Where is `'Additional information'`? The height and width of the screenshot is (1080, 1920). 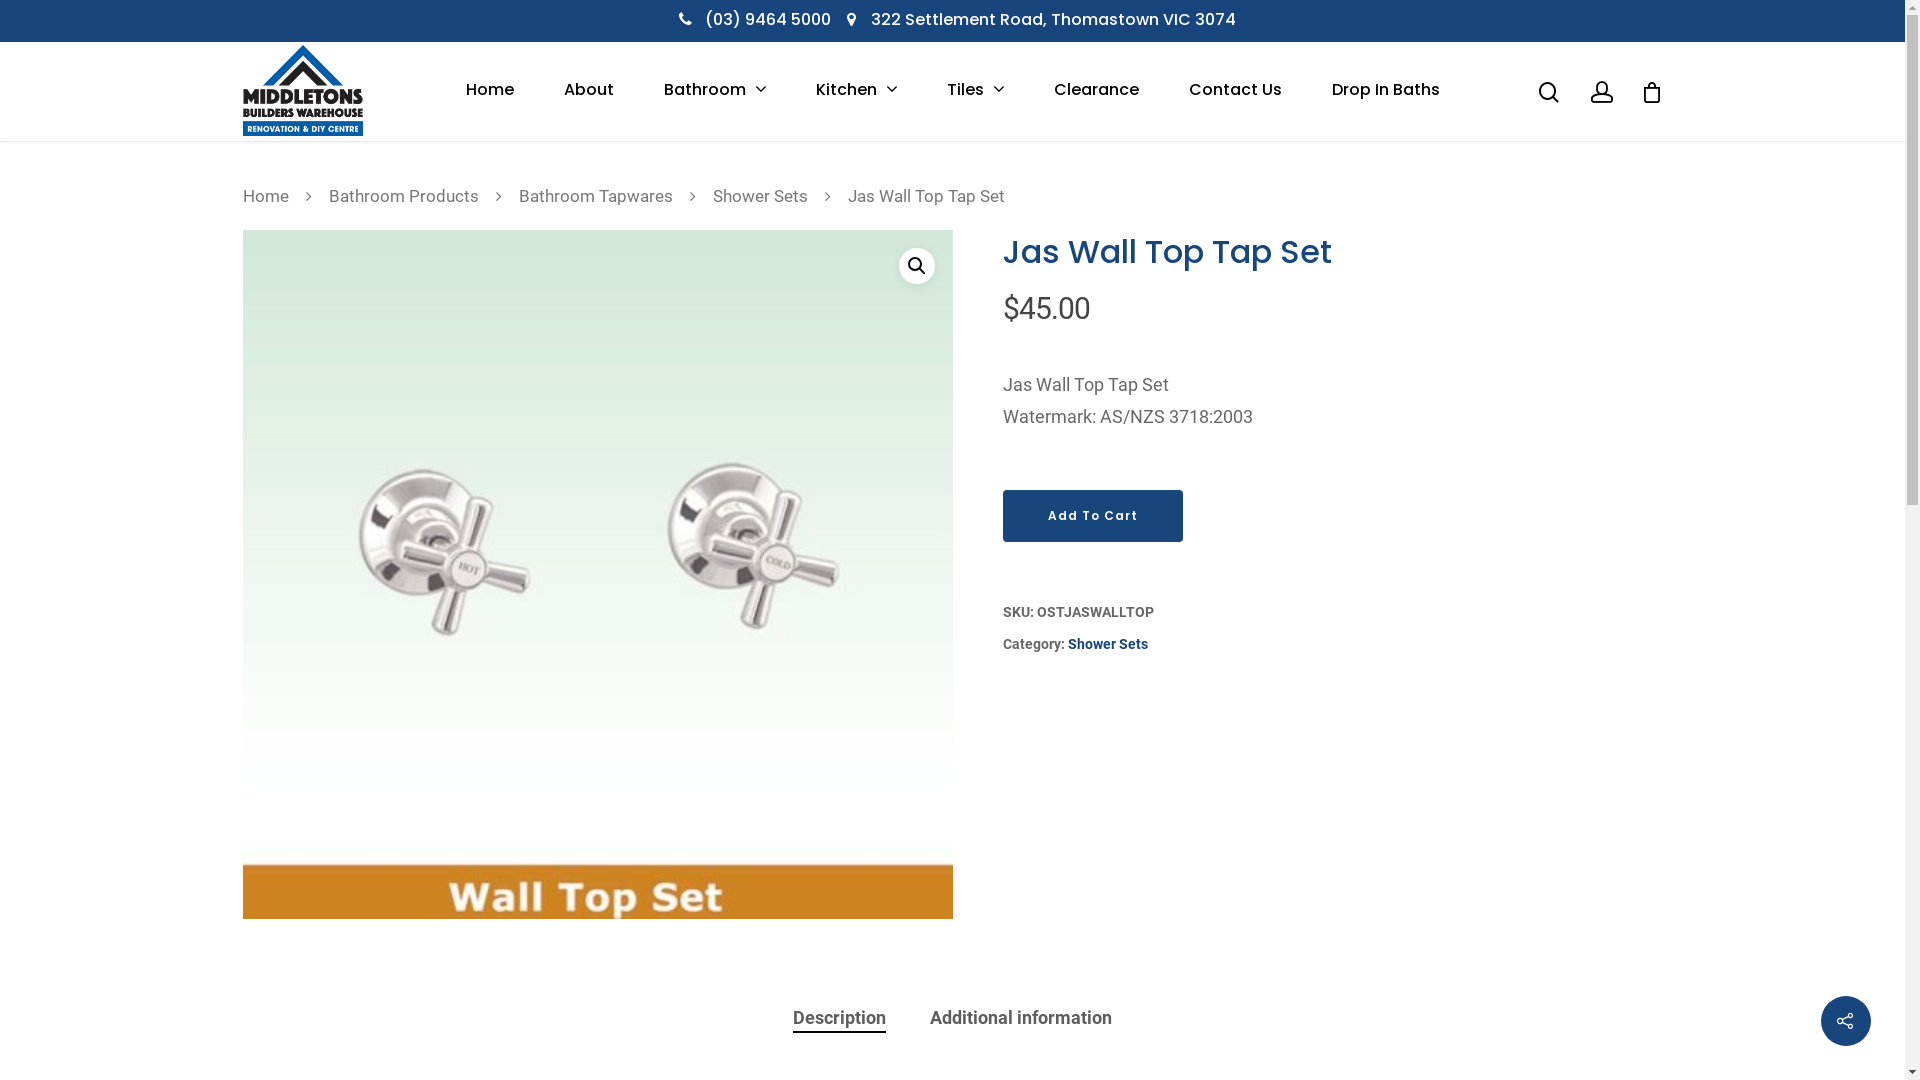
'Additional information' is located at coordinates (1021, 1018).